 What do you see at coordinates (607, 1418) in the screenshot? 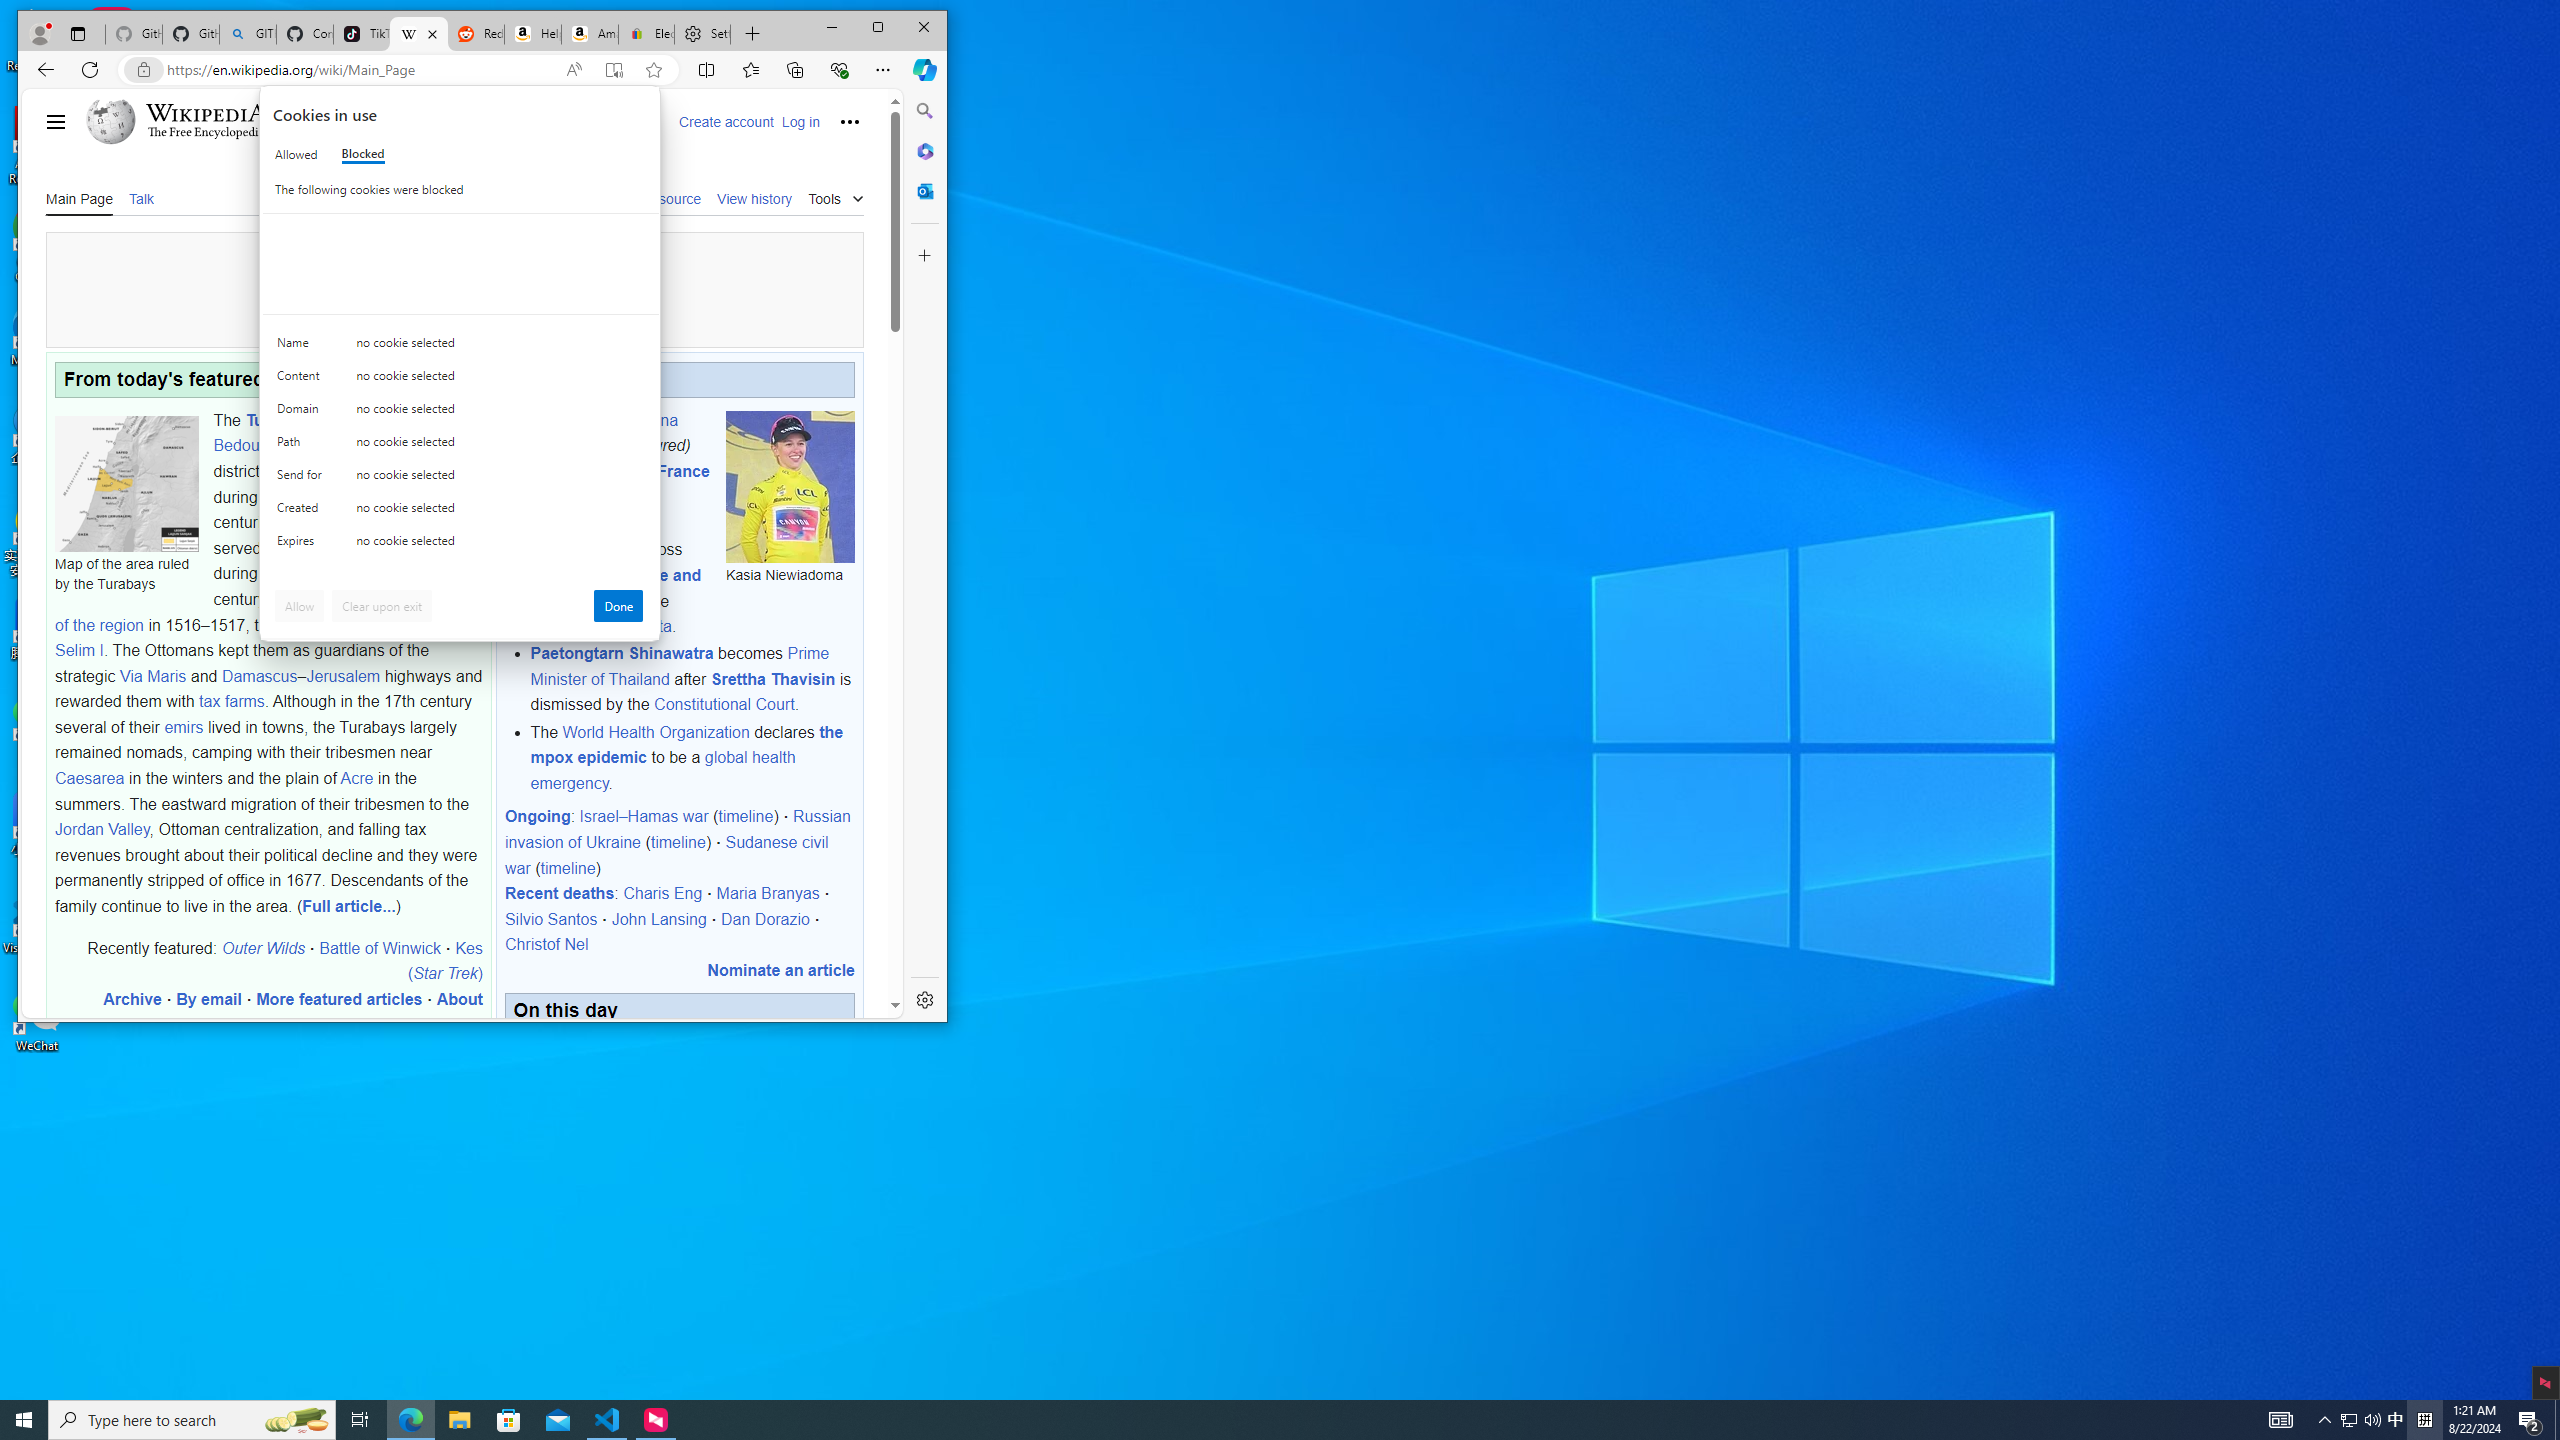
I see `'Visual Studio Code - 1 running window'` at bounding box center [607, 1418].